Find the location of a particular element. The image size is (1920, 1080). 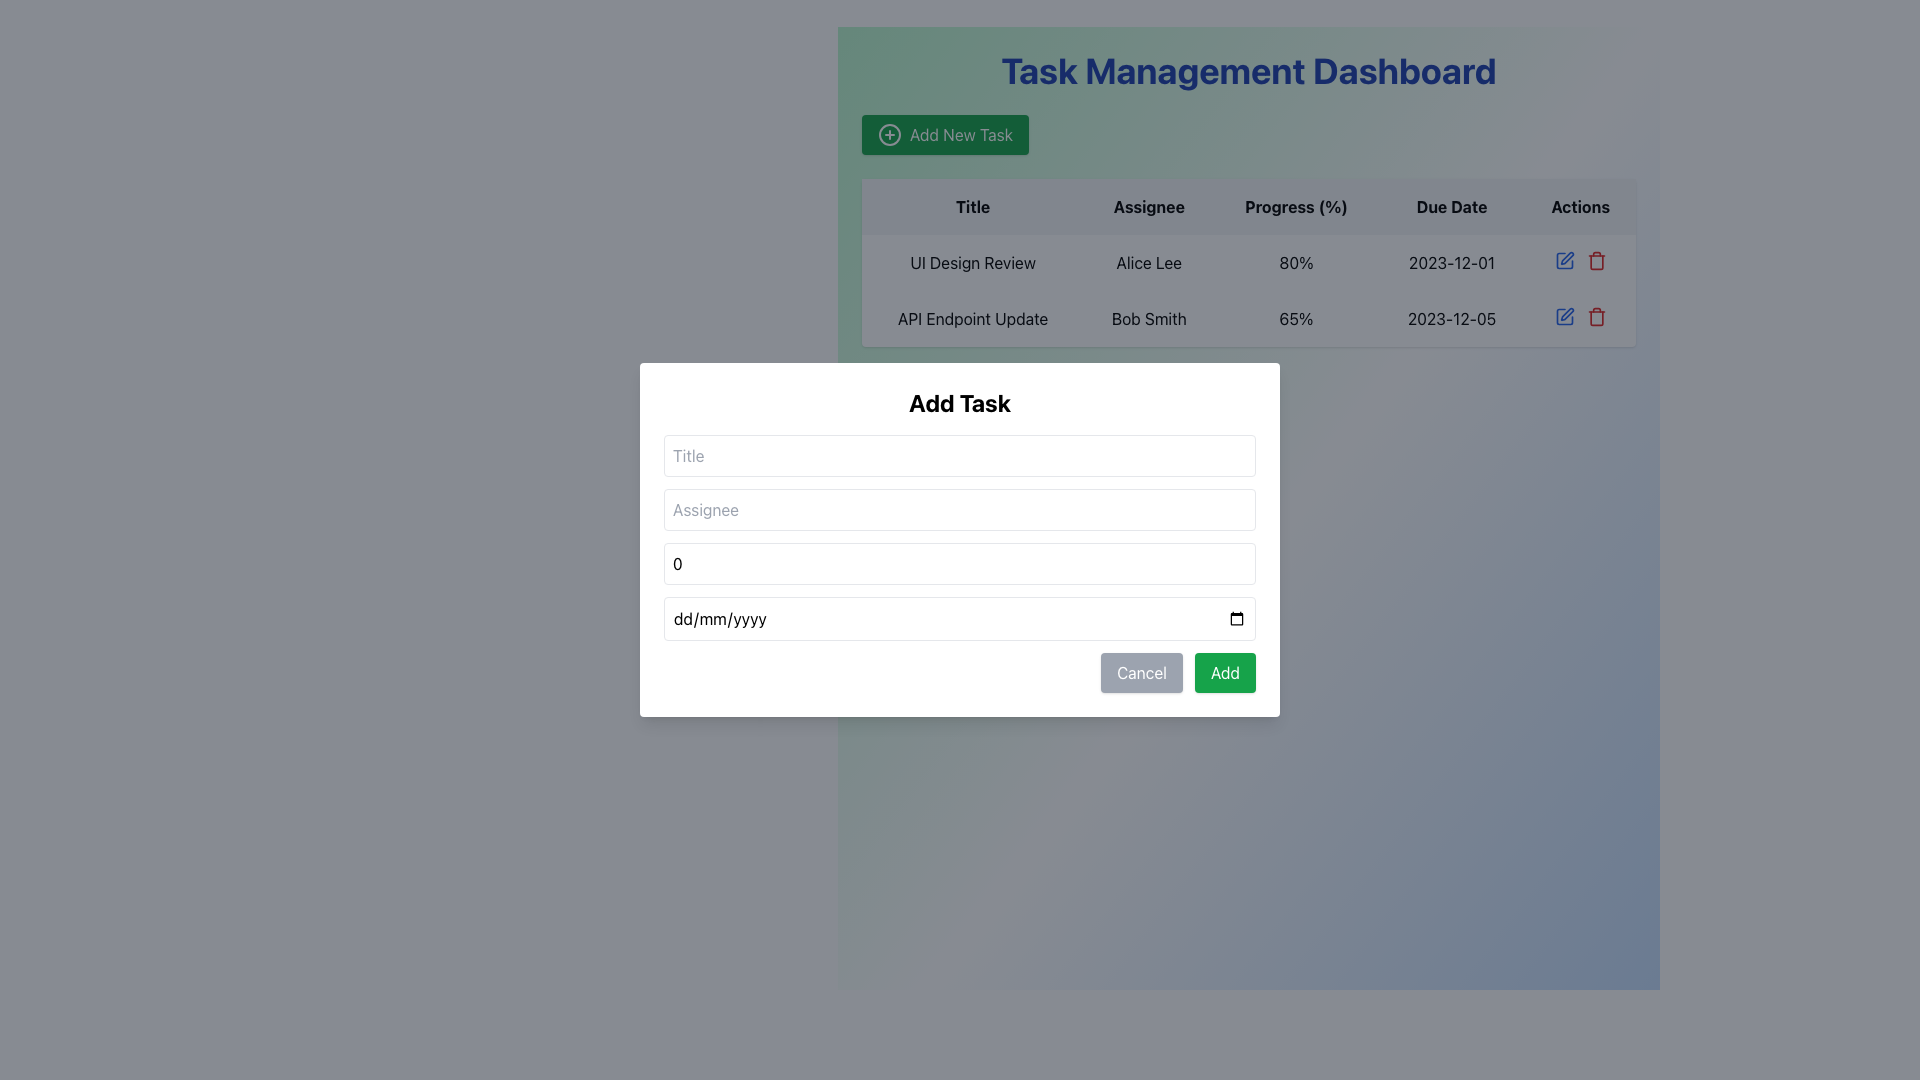

the action icon that resembles a square outline with a corner missing, located in the 'Actions' column of a table layout is located at coordinates (1563, 315).